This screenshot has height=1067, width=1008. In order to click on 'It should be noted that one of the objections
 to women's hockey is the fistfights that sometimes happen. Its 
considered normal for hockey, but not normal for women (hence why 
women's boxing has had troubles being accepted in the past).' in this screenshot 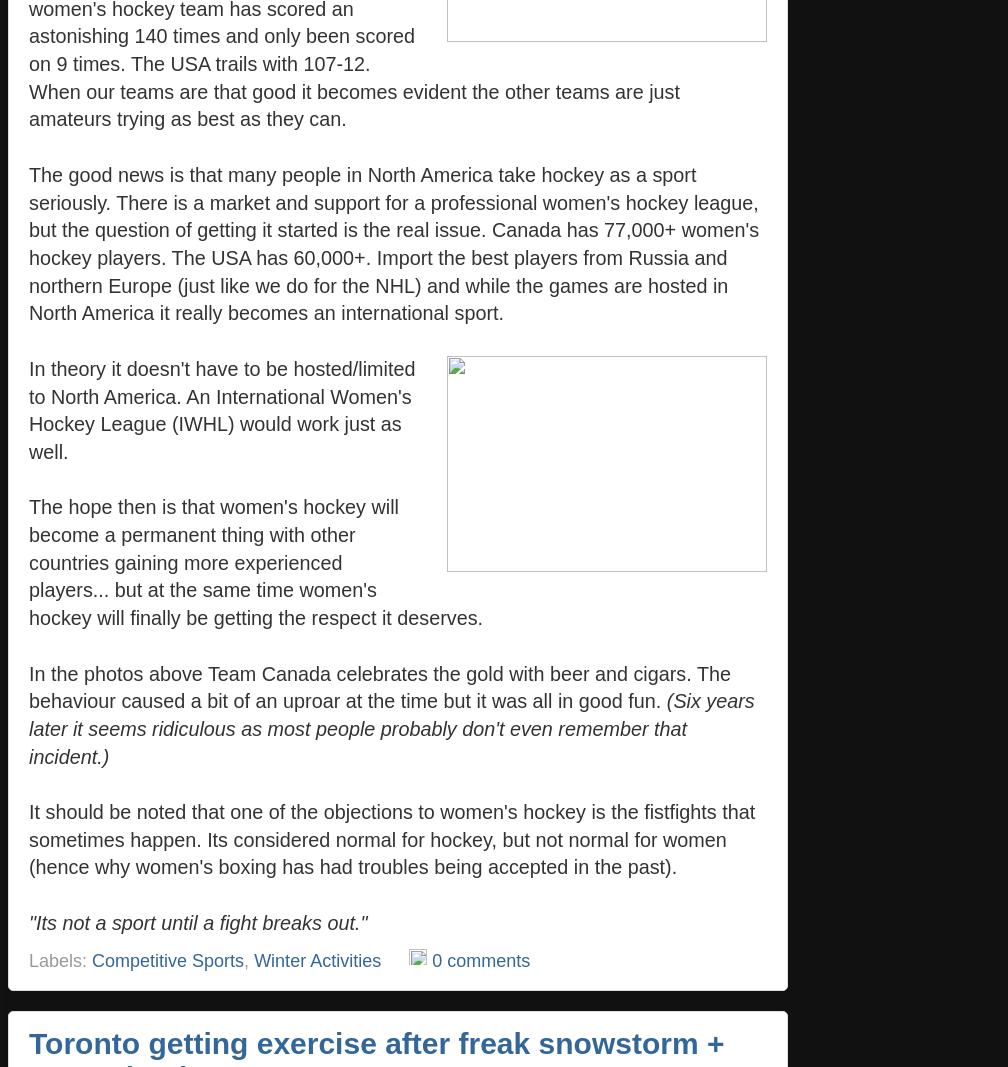, I will do `click(392, 838)`.